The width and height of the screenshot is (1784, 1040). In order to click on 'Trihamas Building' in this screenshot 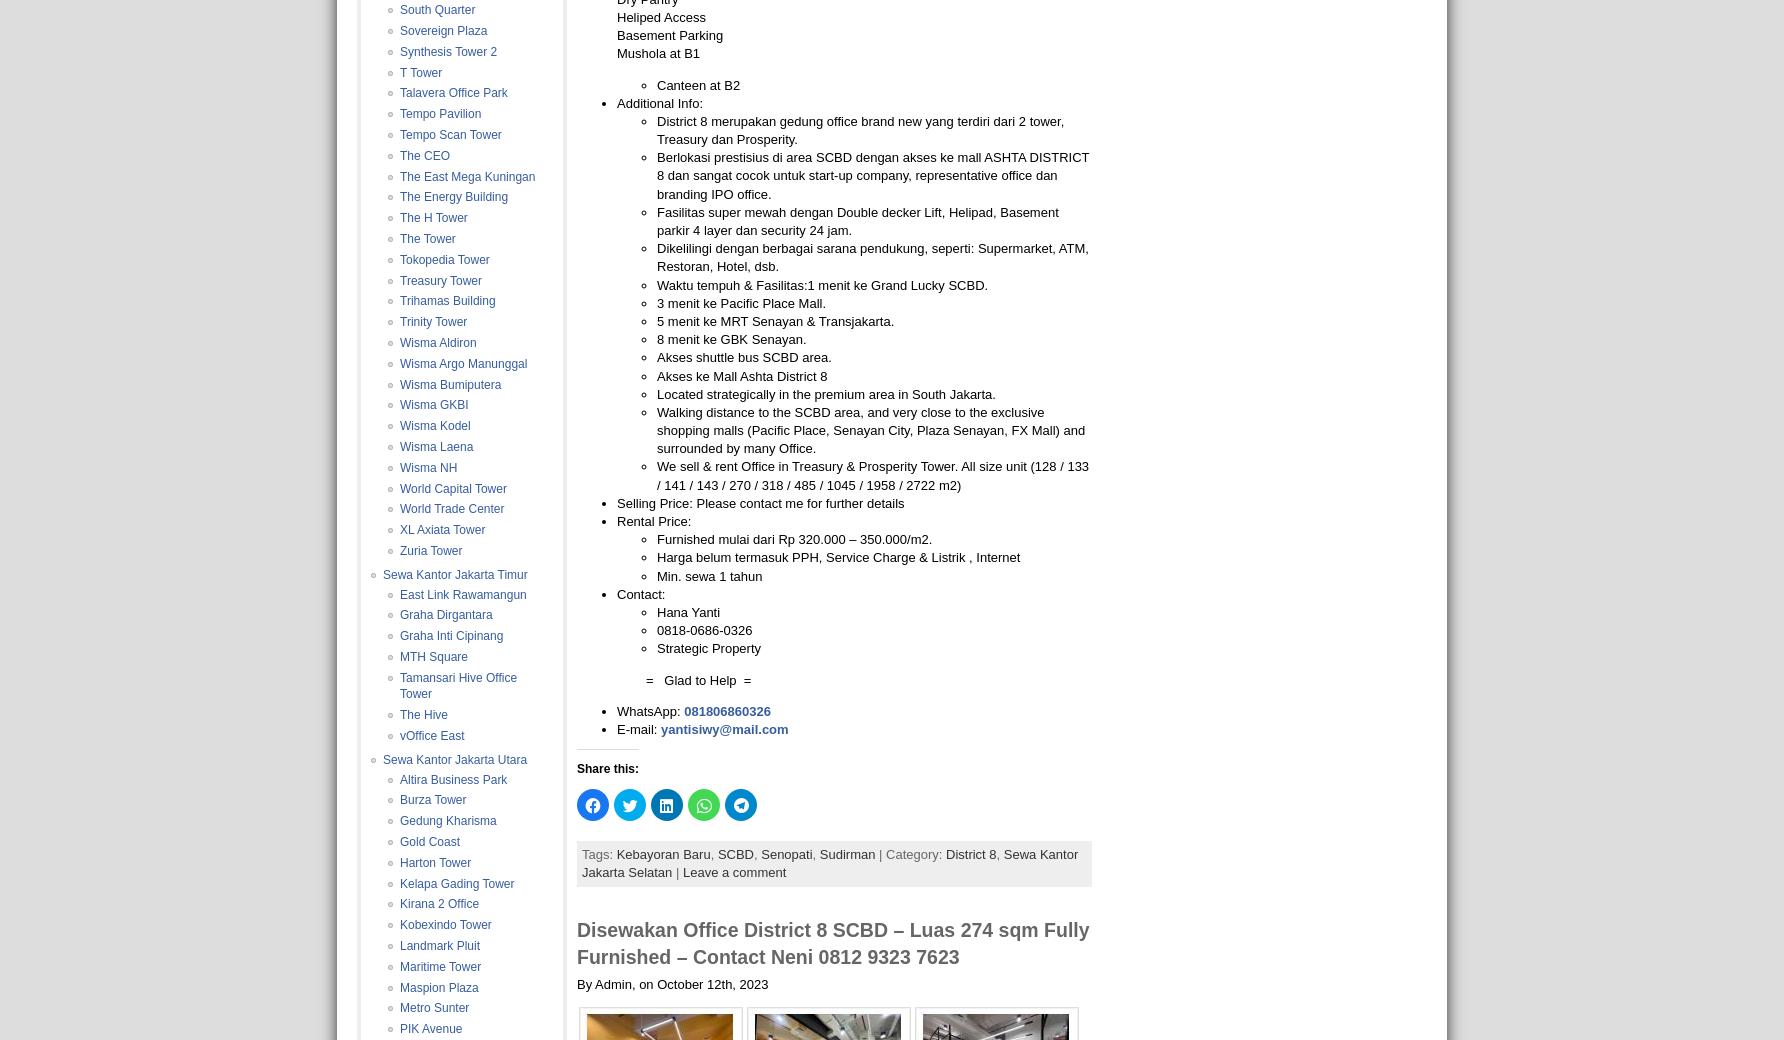, I will do `click(398, 299)`.